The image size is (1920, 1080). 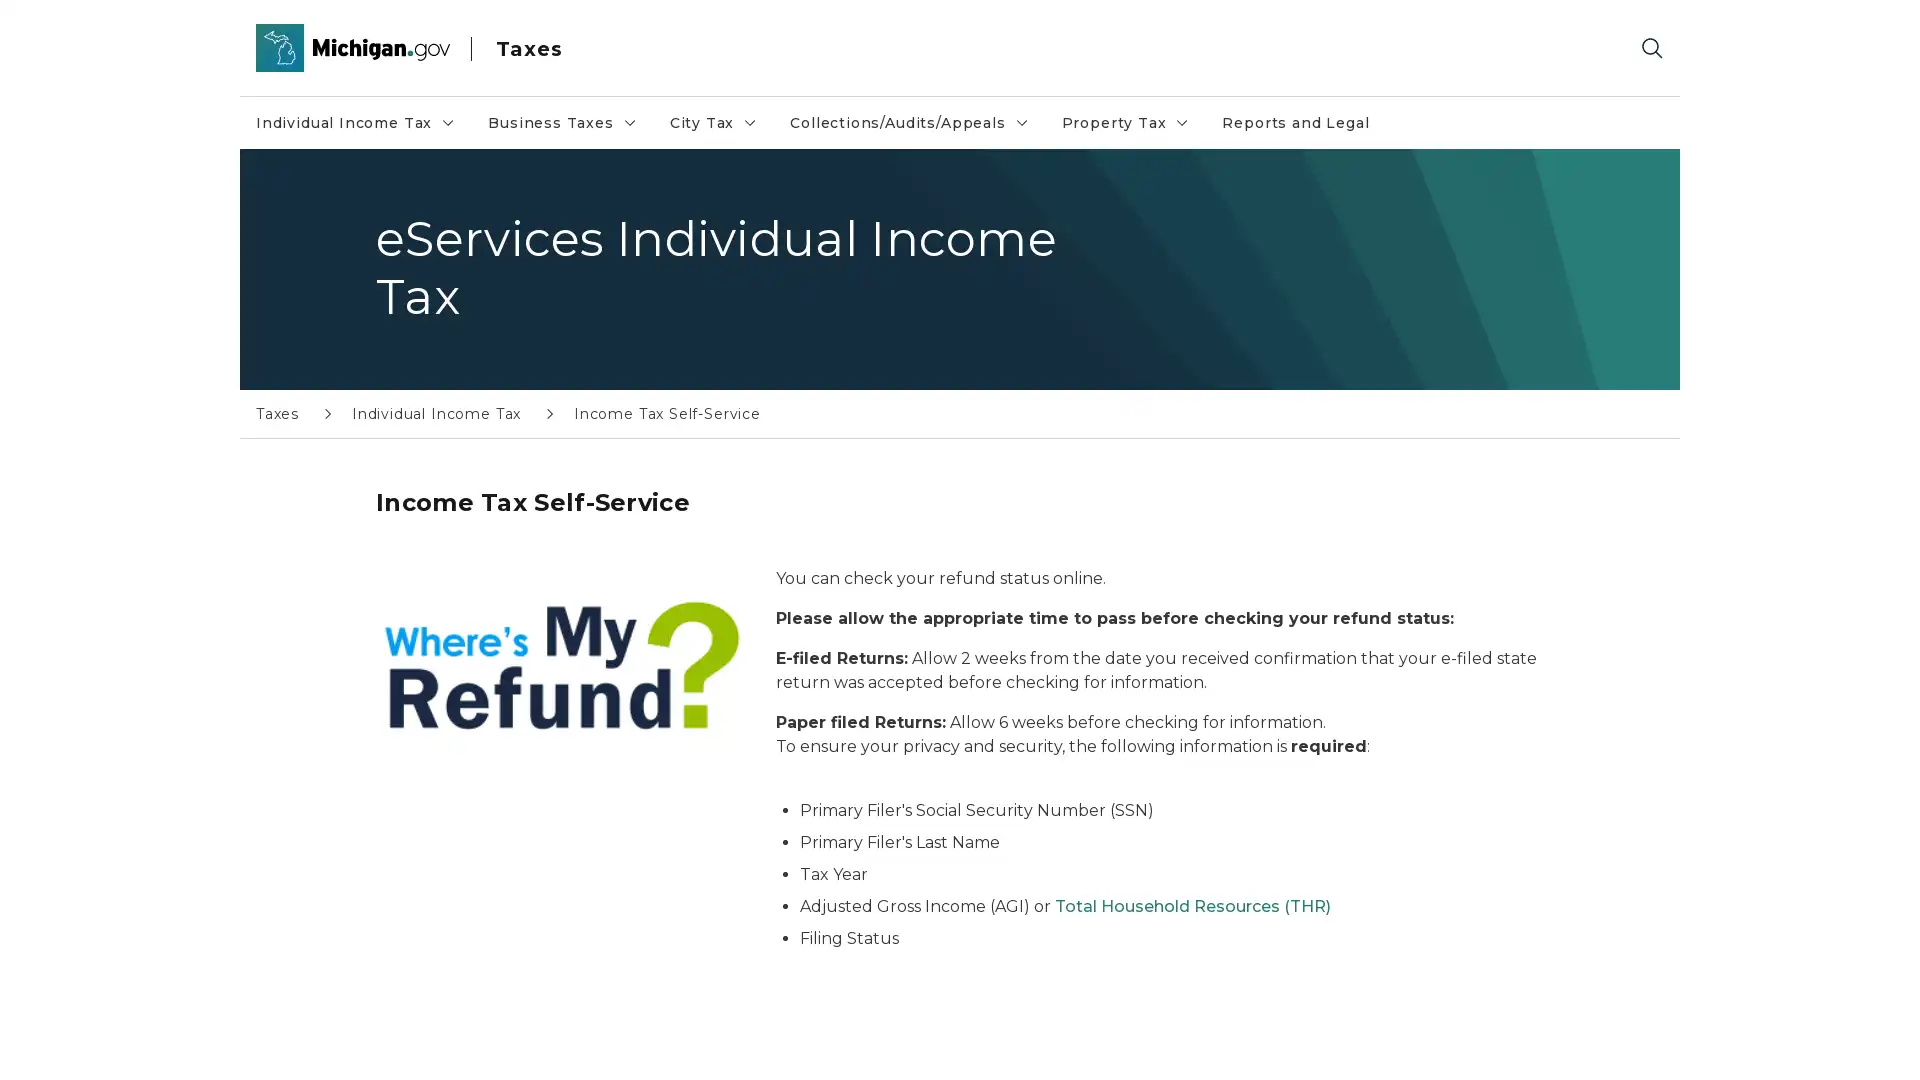 I want to click on Search, so click(x=1651, y=46).